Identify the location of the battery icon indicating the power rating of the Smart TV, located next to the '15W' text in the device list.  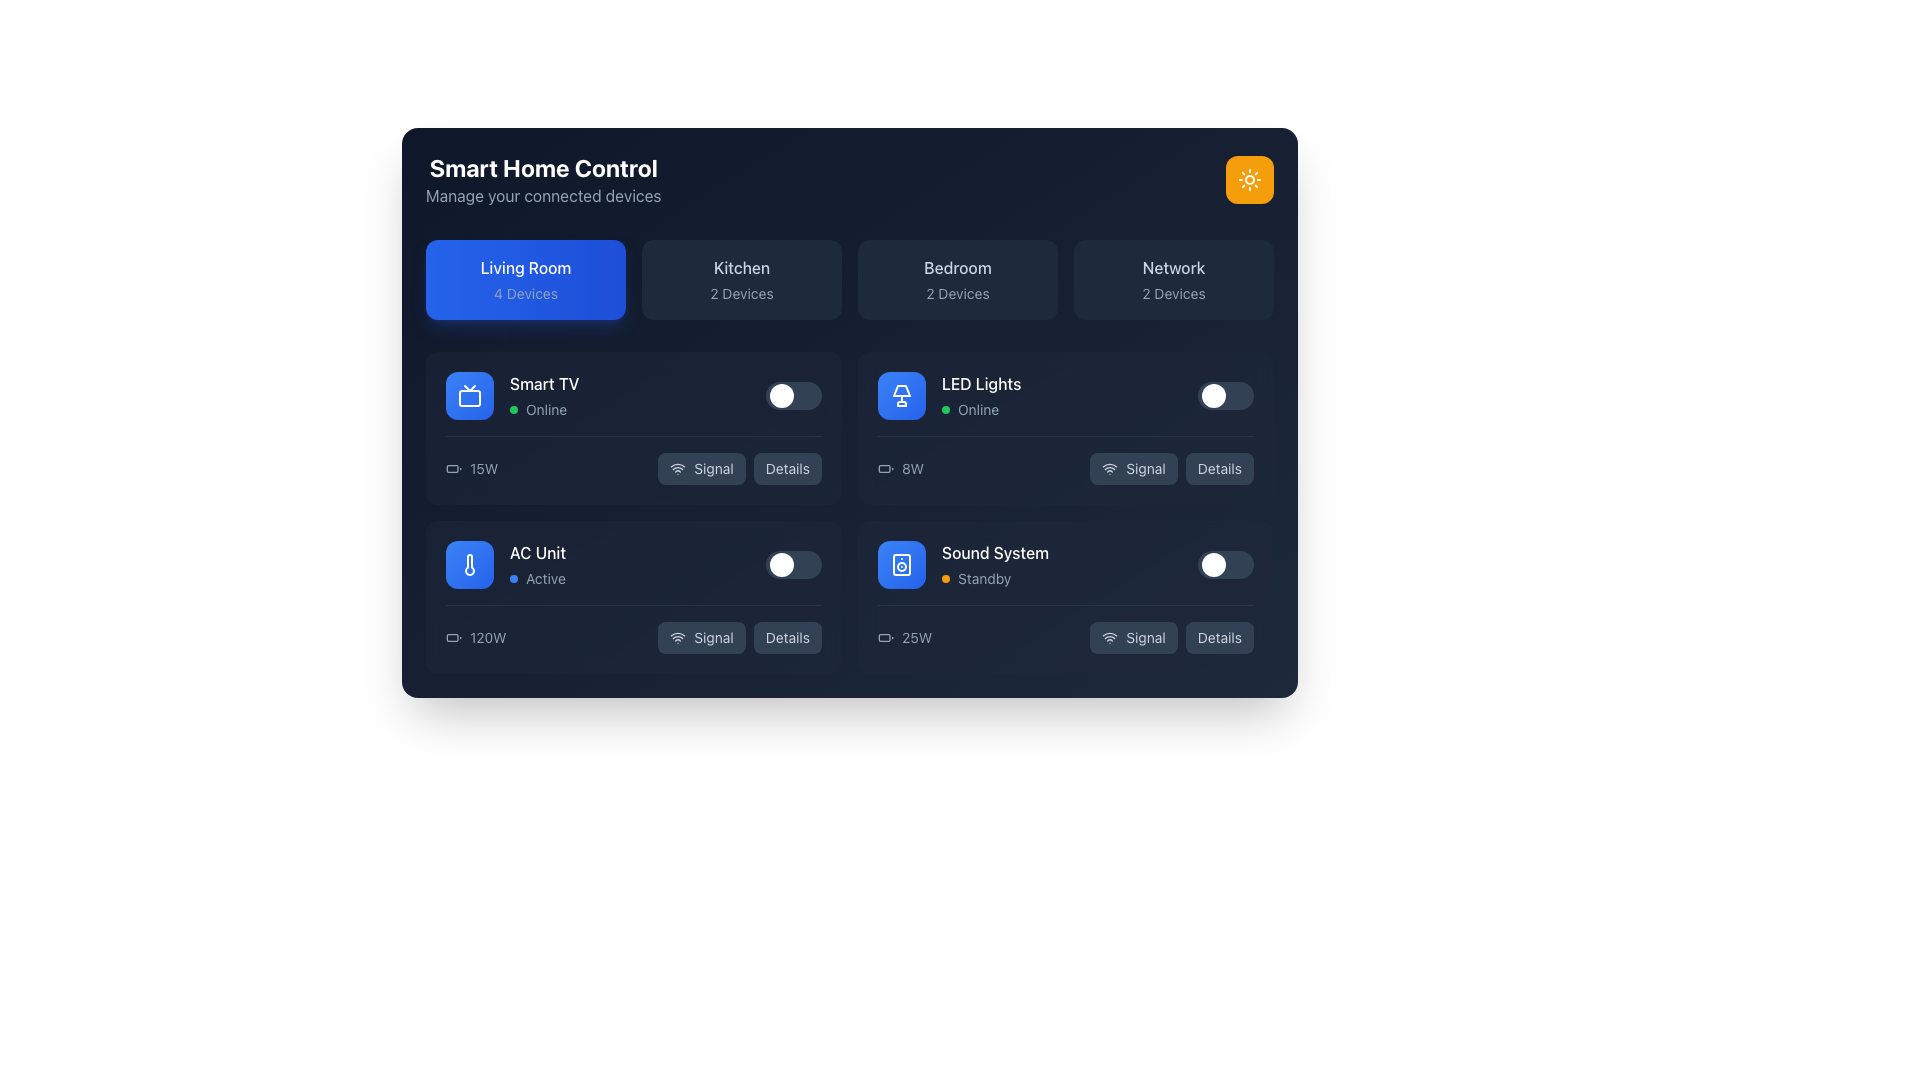
(453, 469).